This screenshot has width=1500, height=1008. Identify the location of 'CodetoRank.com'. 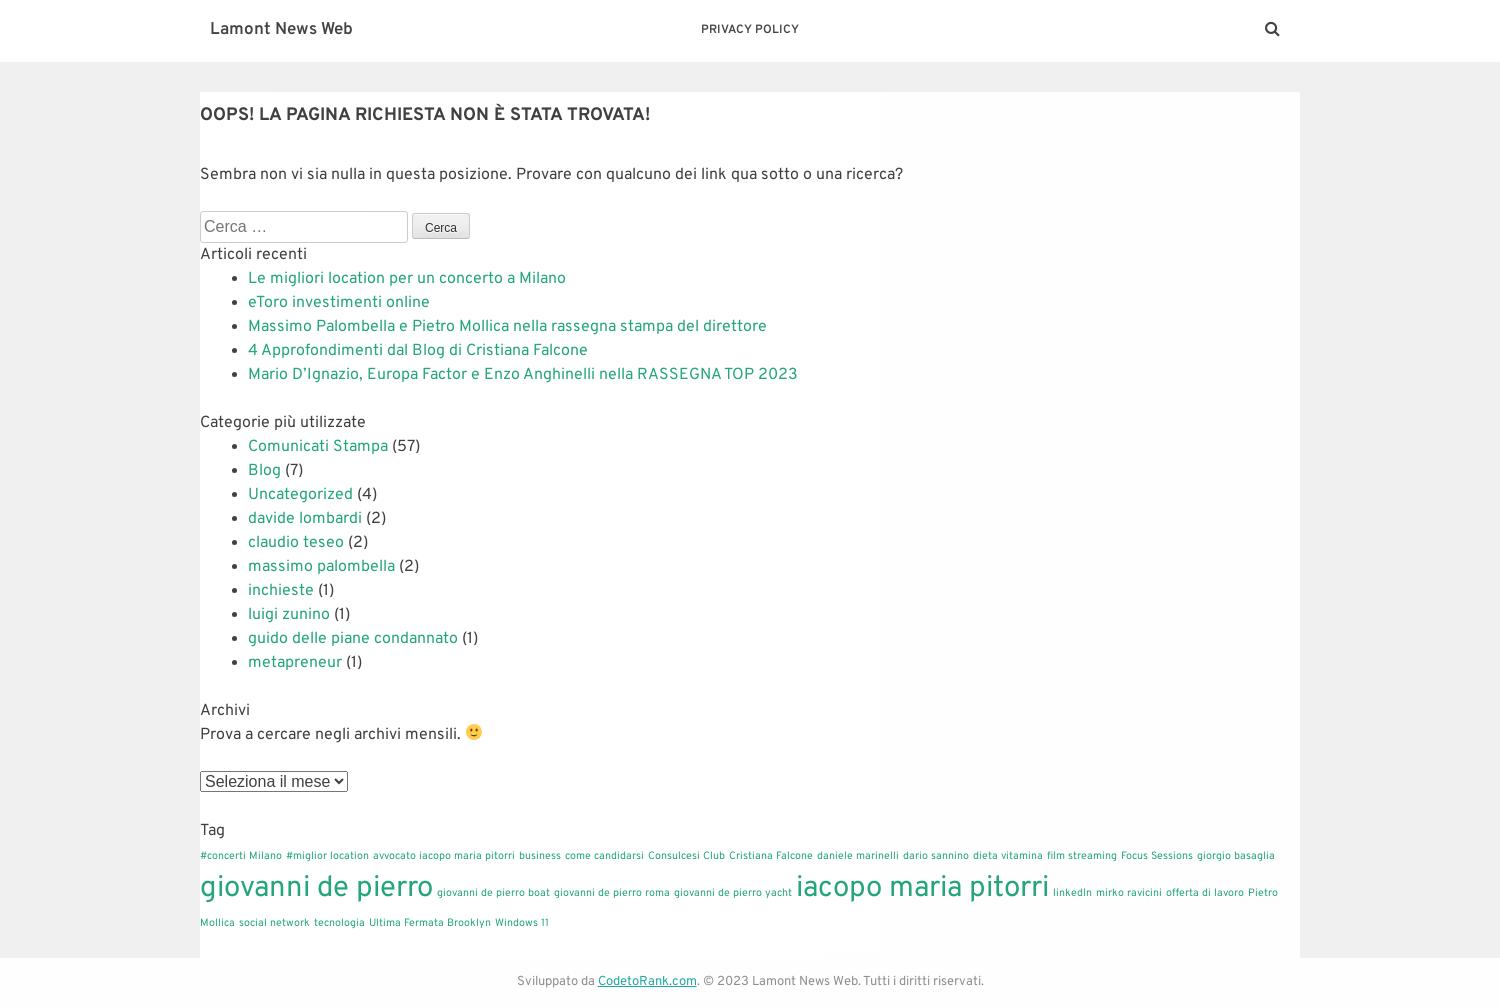
(646, 981).